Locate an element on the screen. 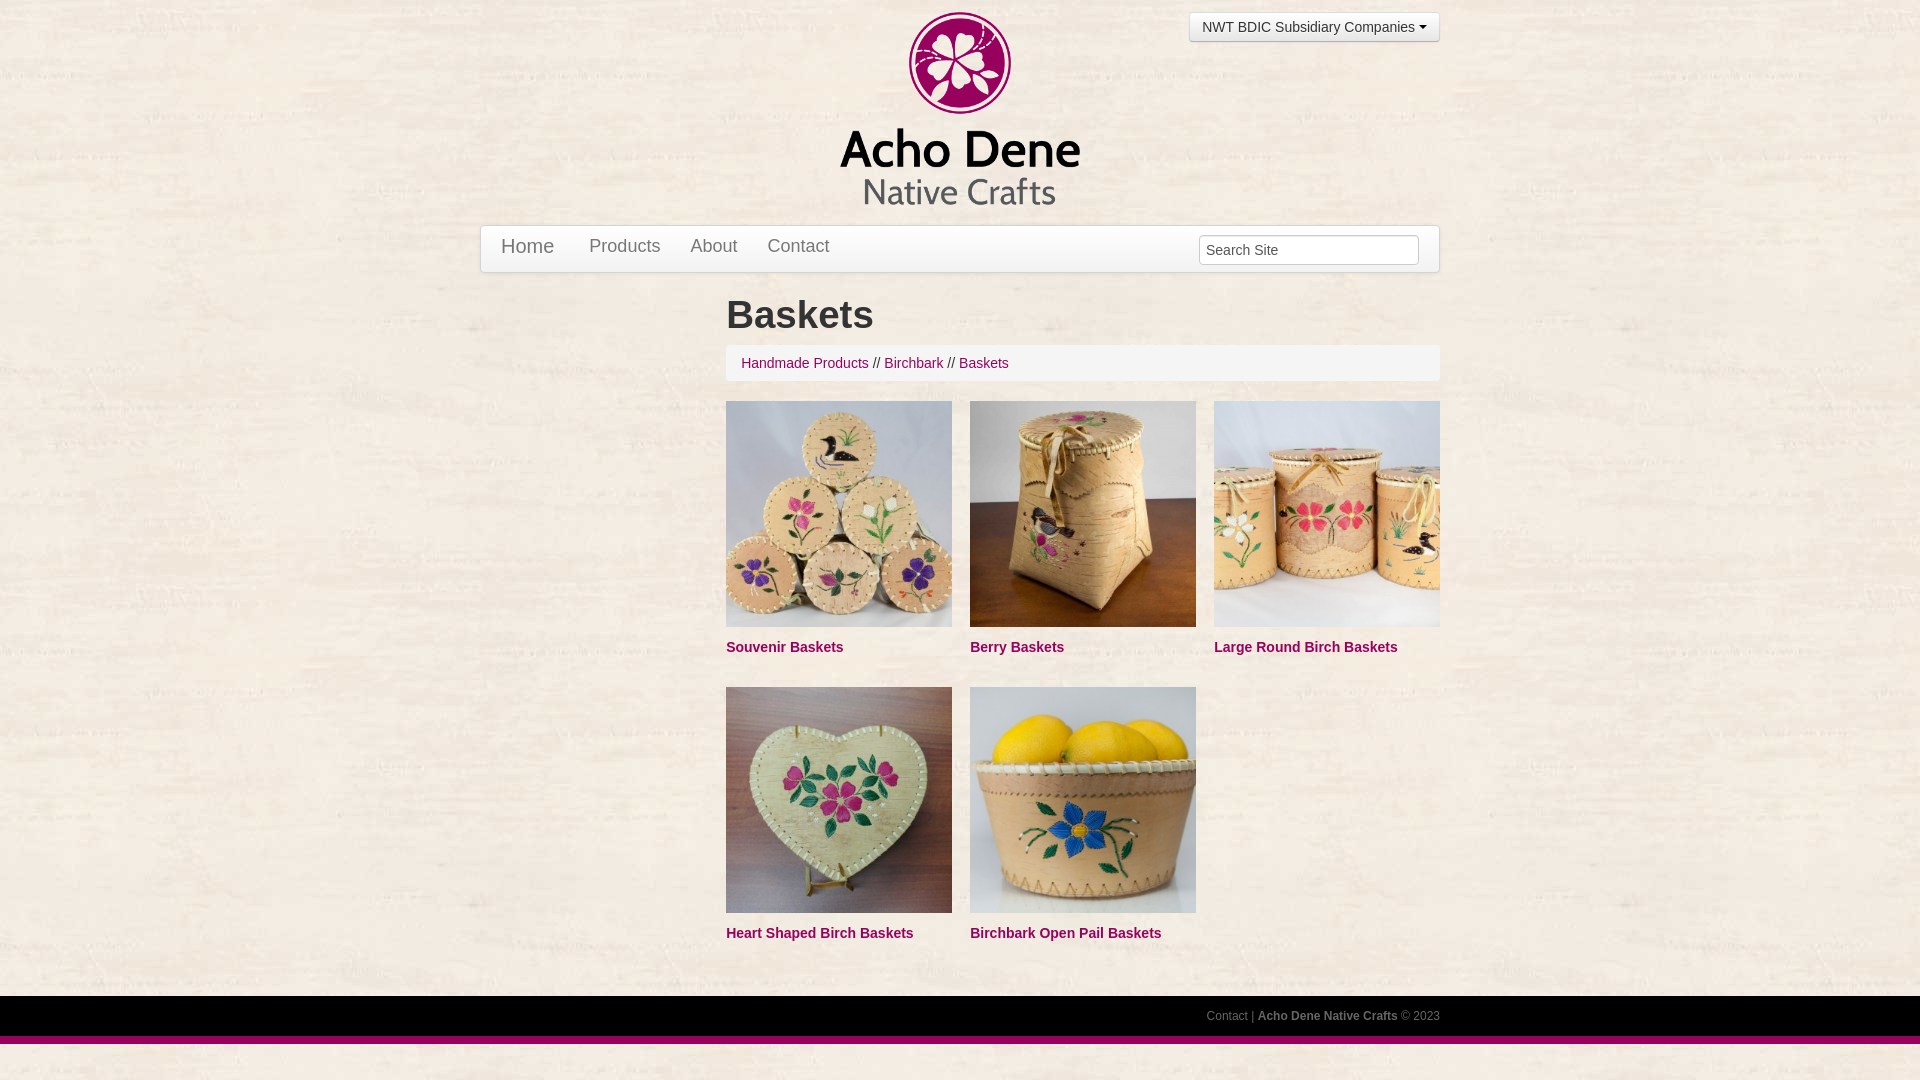  'Berry Baskets' is located at coordinates (1017, 647).